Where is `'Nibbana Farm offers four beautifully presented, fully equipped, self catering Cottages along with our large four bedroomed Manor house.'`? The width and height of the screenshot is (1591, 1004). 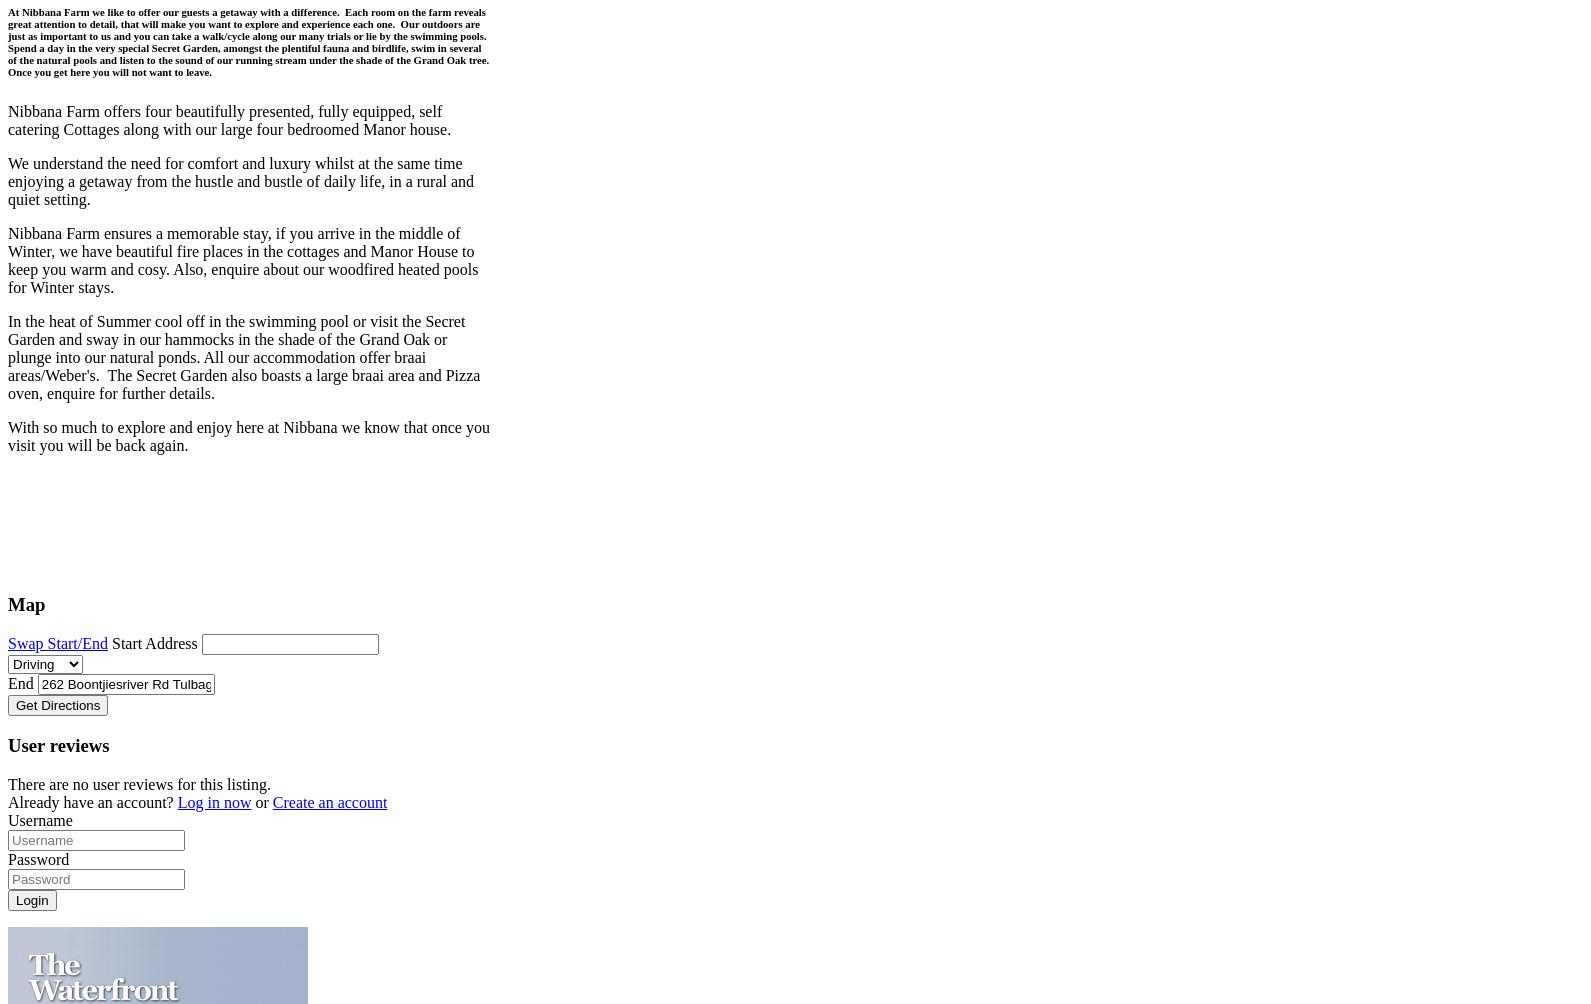 'Nibbana Farm offers four beautifully presented, fully equipped, self catering Cottages along with our large four bedroomed Manor house.' is located at coordinates (228, 119).